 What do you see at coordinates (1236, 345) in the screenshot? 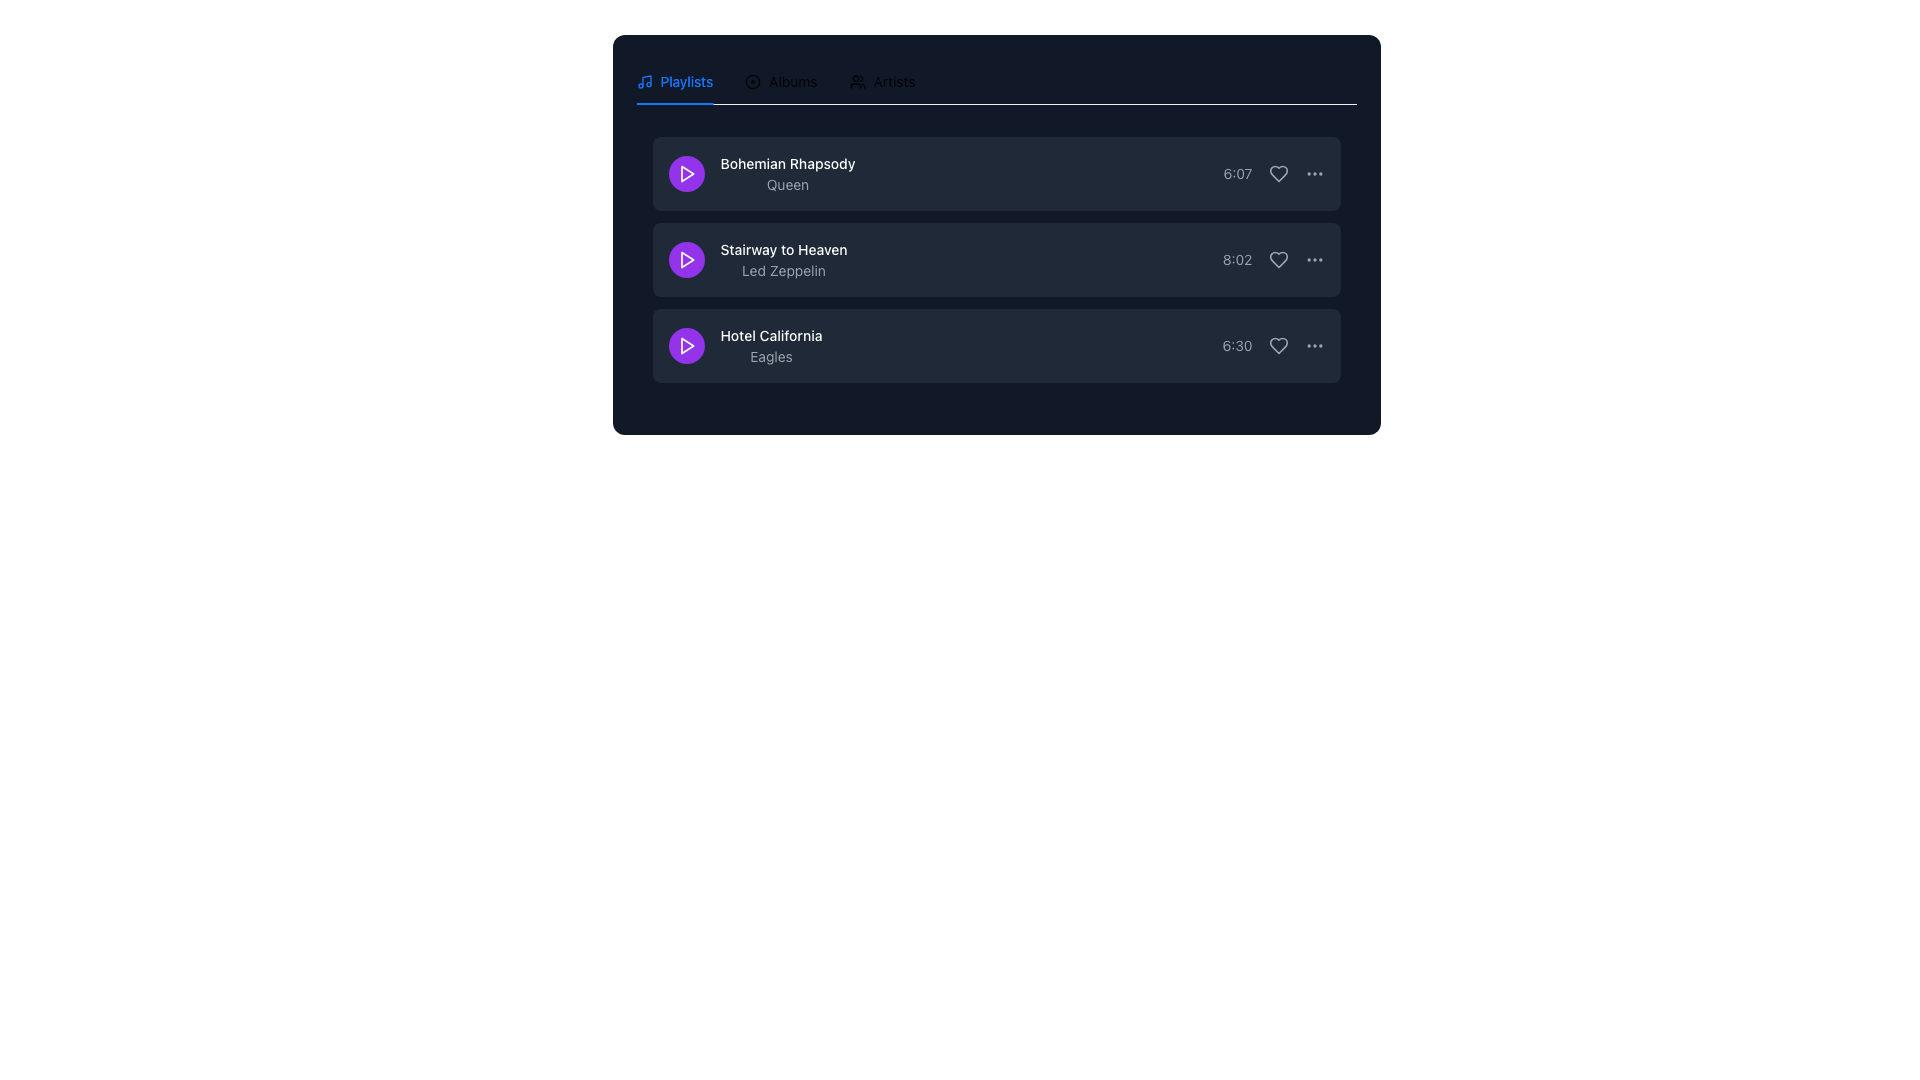
I see `the text label indicating the duration of the song 'Hotel California' by the Eagles, located in the third row of the playlist section, at the far right before the heart icon and ellipsis menu` at bounding box center [1236, 345].